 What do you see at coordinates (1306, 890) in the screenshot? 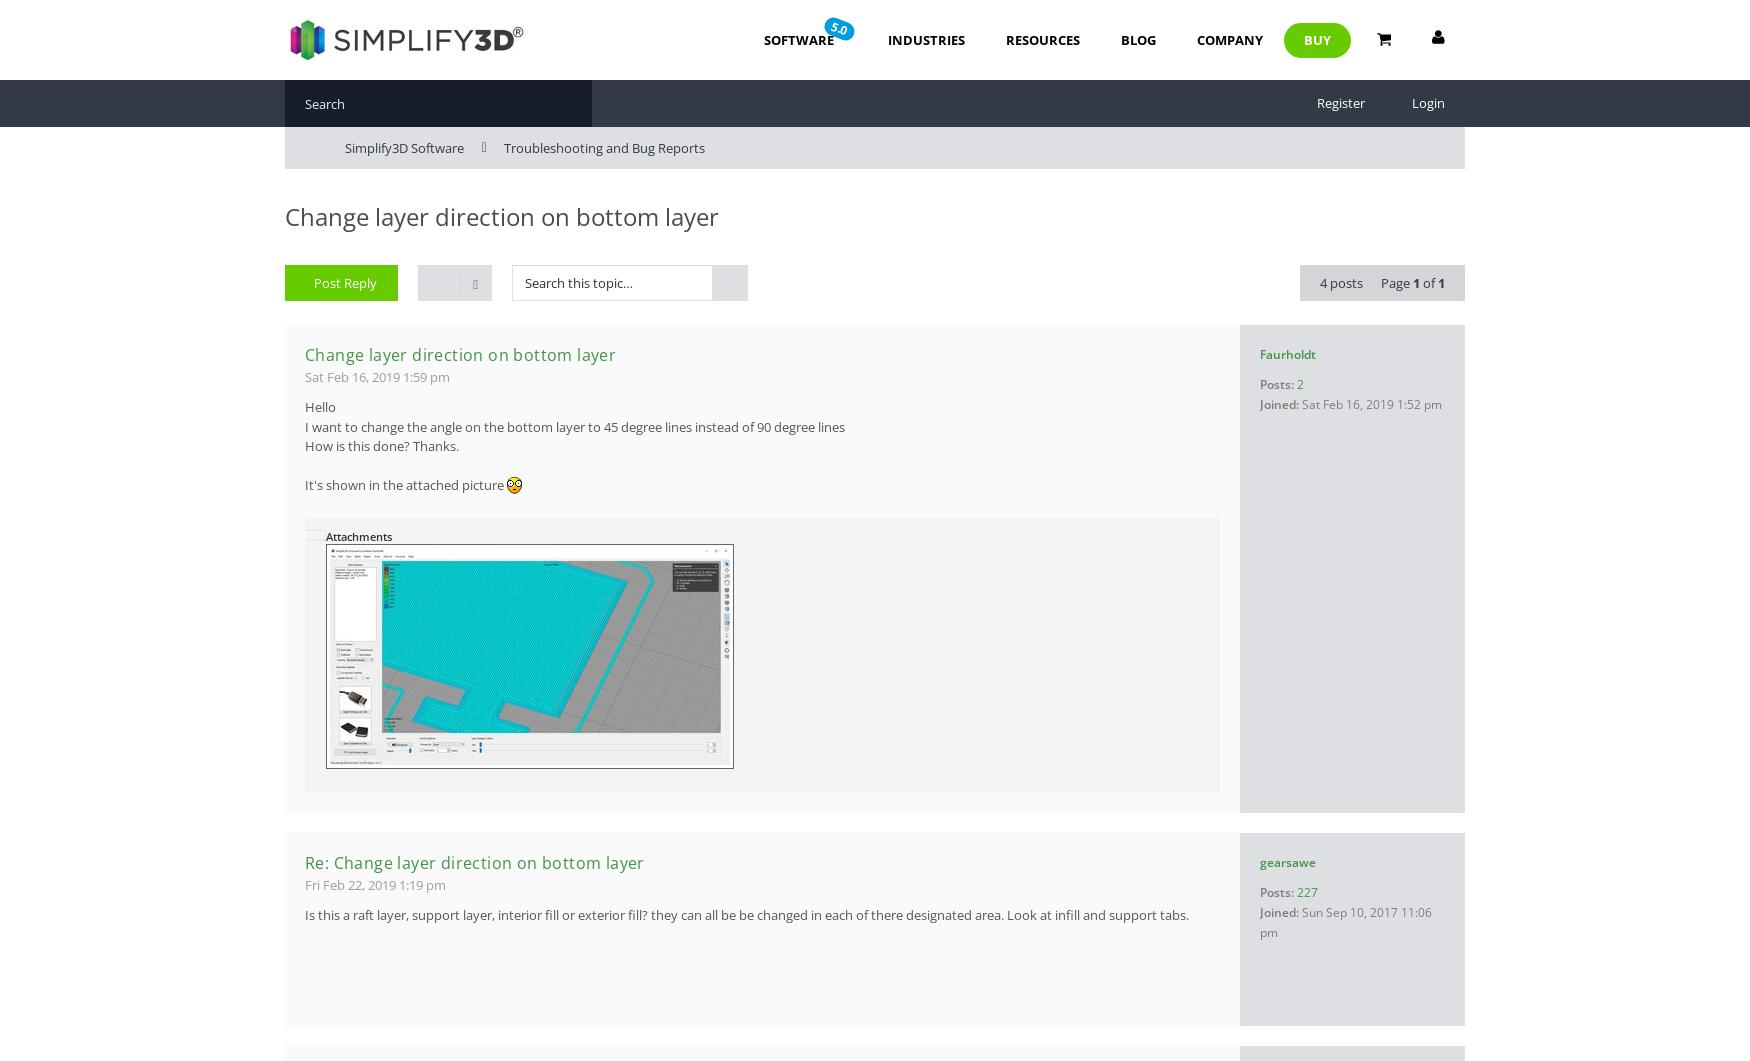
I see `'227'` at bounding box center [1306, 890].